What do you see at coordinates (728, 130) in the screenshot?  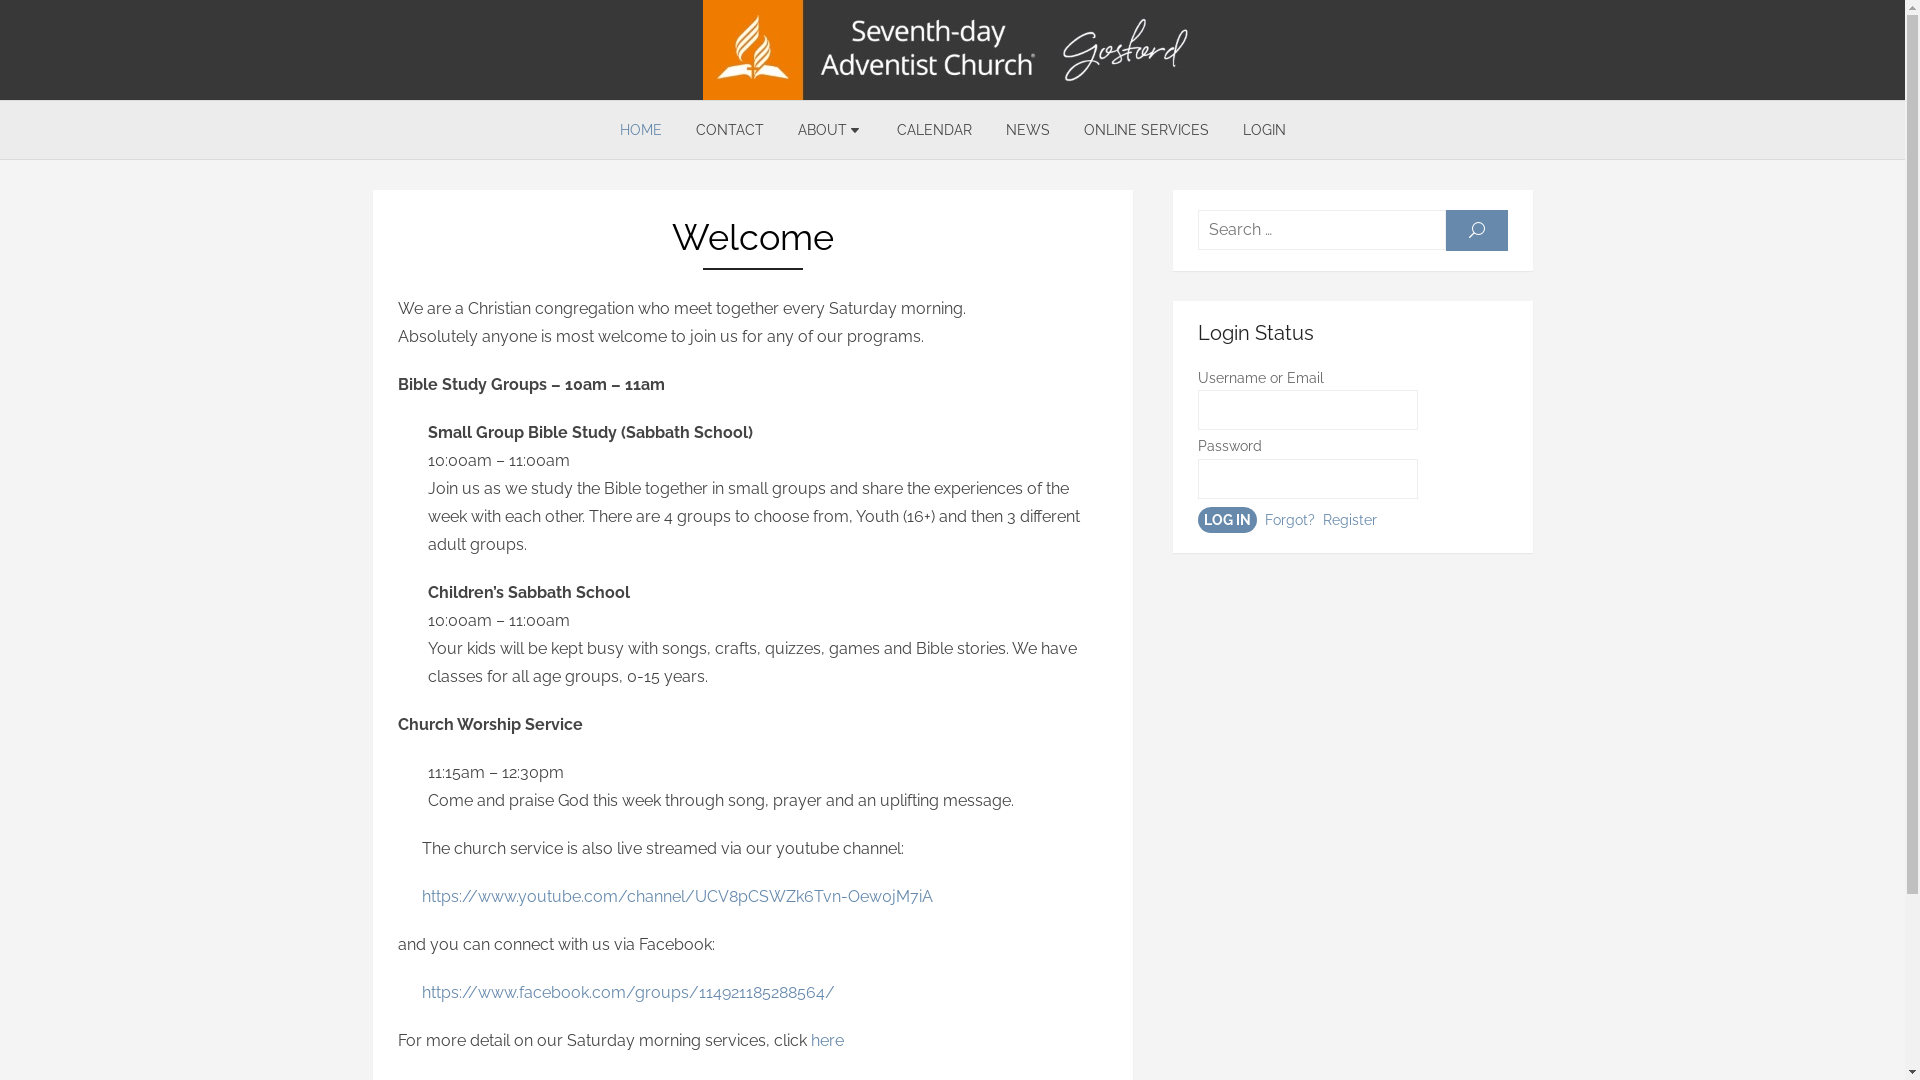 I see `'CONTACT'` at bounding box center [728, 130].